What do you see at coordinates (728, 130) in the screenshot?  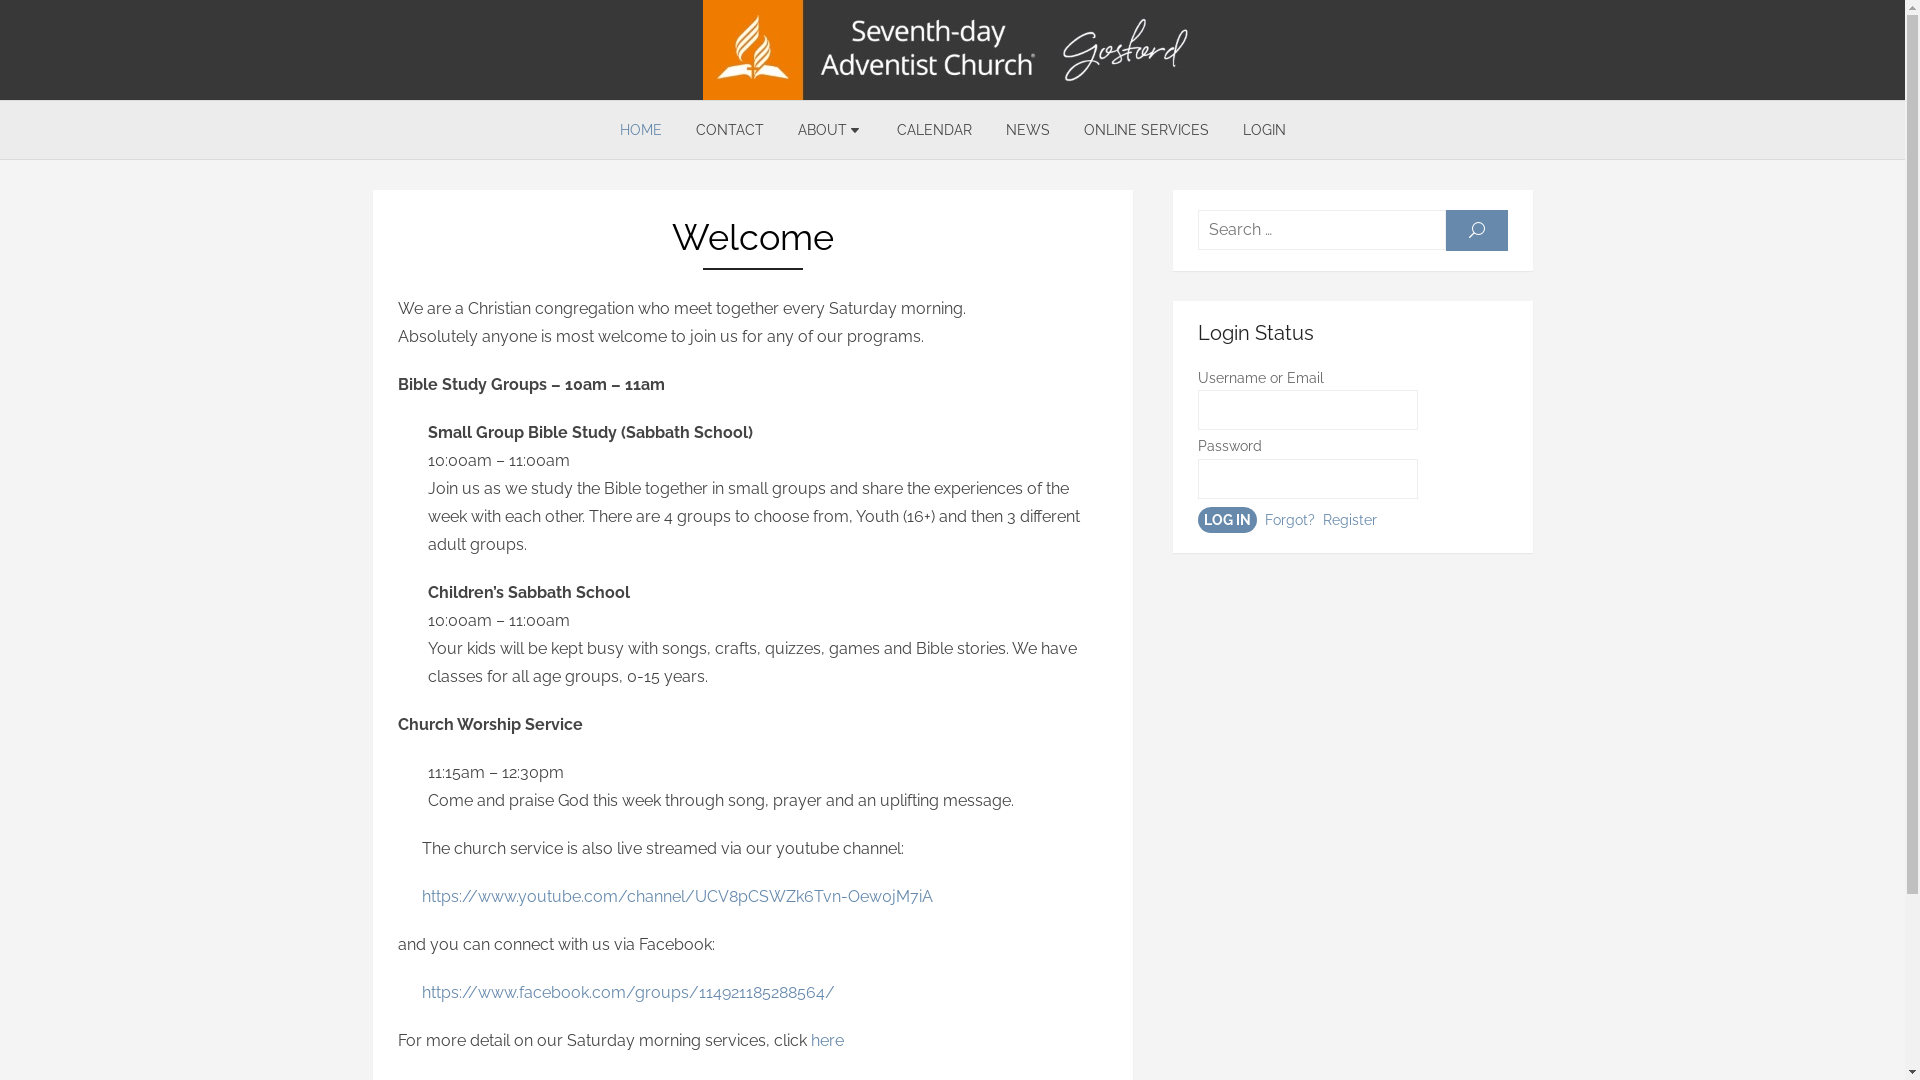 I see `'CONTACT'` at bounding box center [728, 130].